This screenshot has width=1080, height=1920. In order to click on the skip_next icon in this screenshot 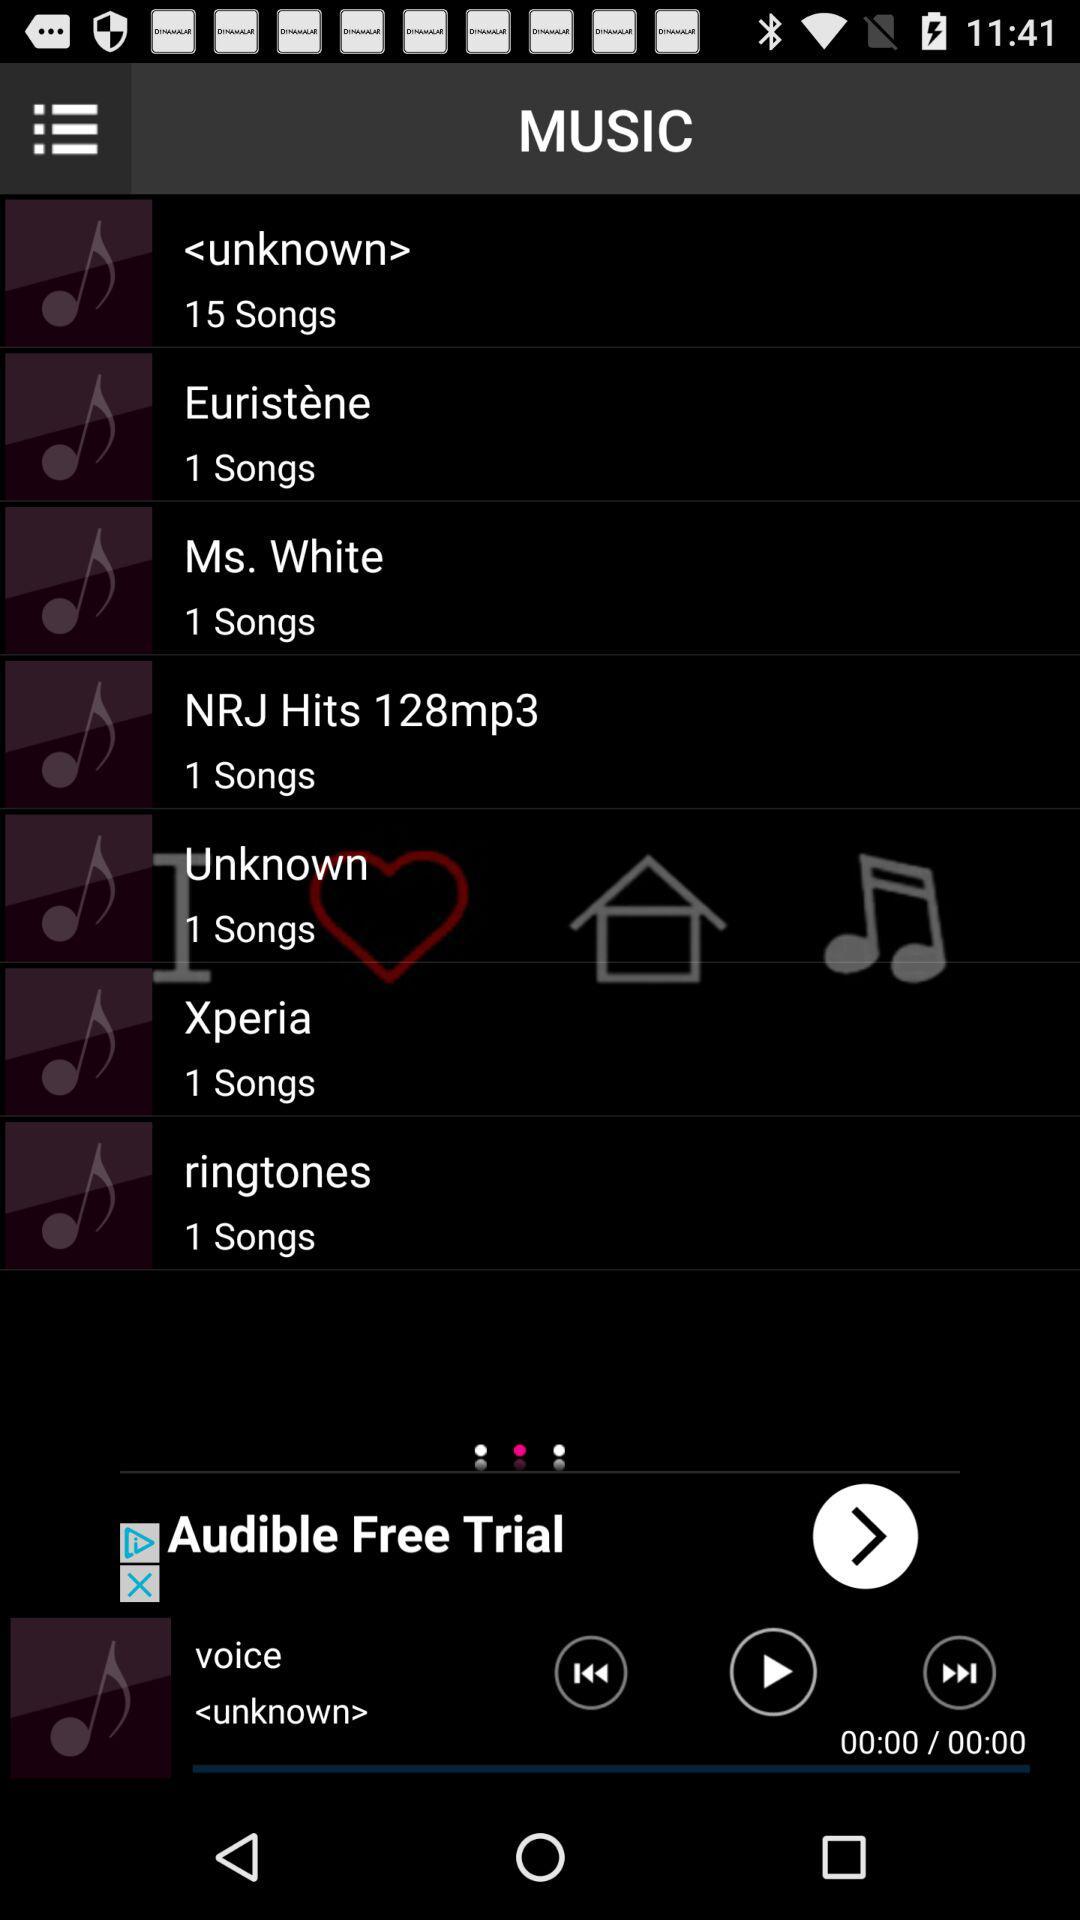, I will do `click(971, 1799)`.